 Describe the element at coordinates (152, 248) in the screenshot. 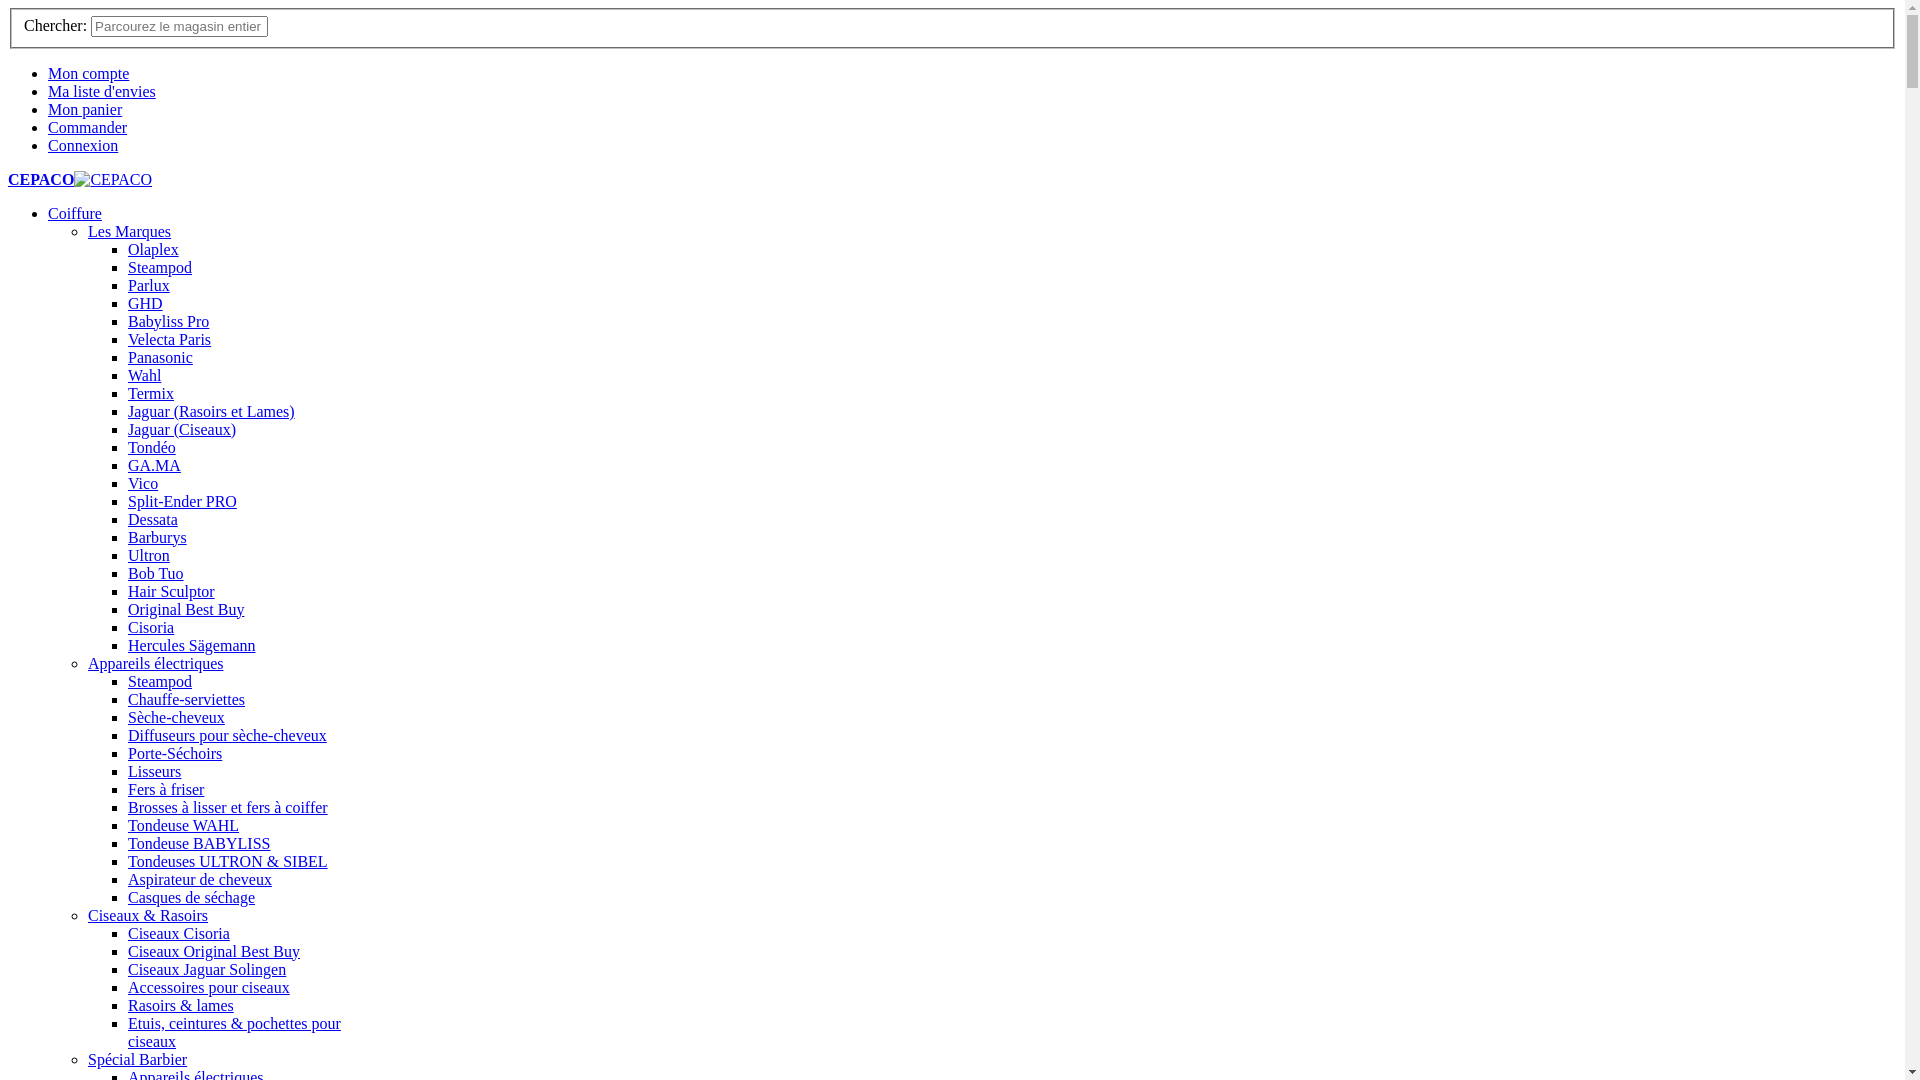

I see `'Olaplex'` at that location.